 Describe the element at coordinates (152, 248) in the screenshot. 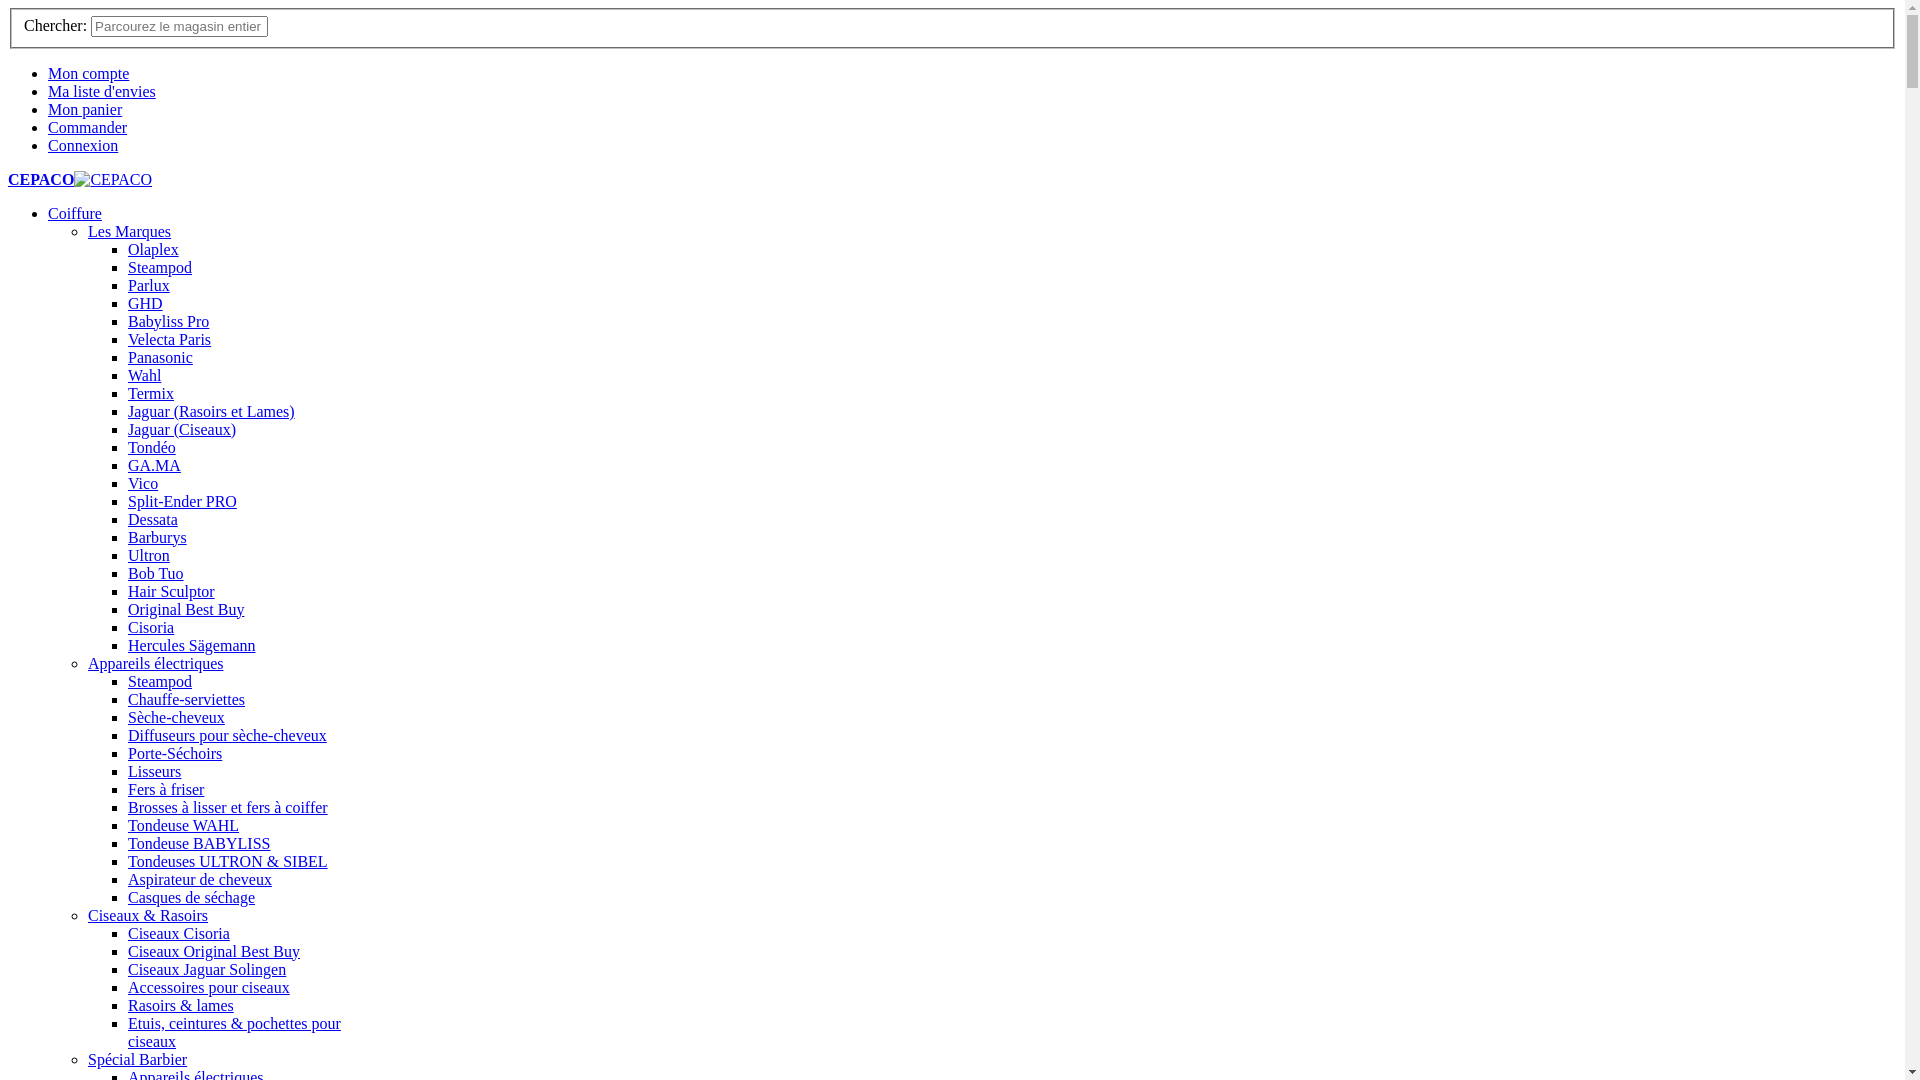

I see `'Olaplex'` at that location.